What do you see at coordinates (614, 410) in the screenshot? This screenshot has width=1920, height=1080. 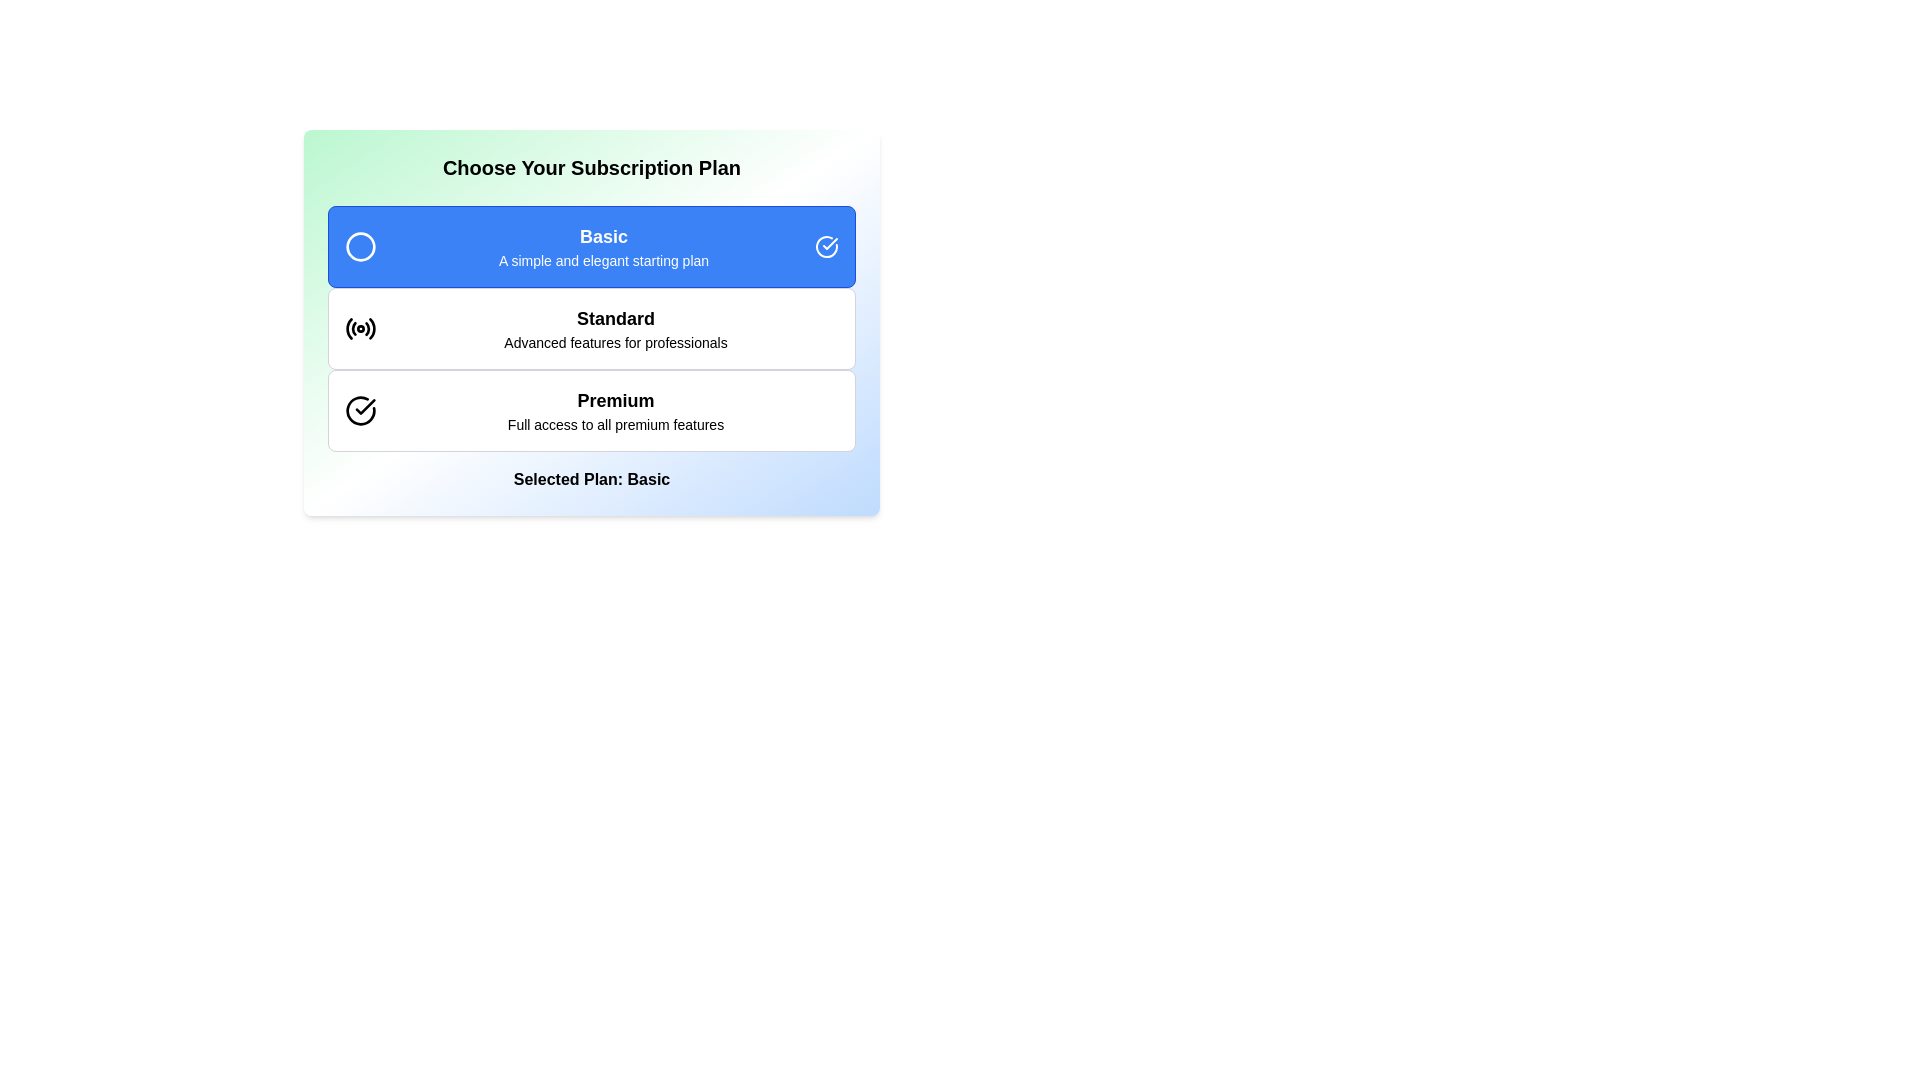 I see `information from the text block element that displays 'Premium' and 'Full access to all premium features', which is the third in a vertical list of subscription options` at bounding box center [614, 410].